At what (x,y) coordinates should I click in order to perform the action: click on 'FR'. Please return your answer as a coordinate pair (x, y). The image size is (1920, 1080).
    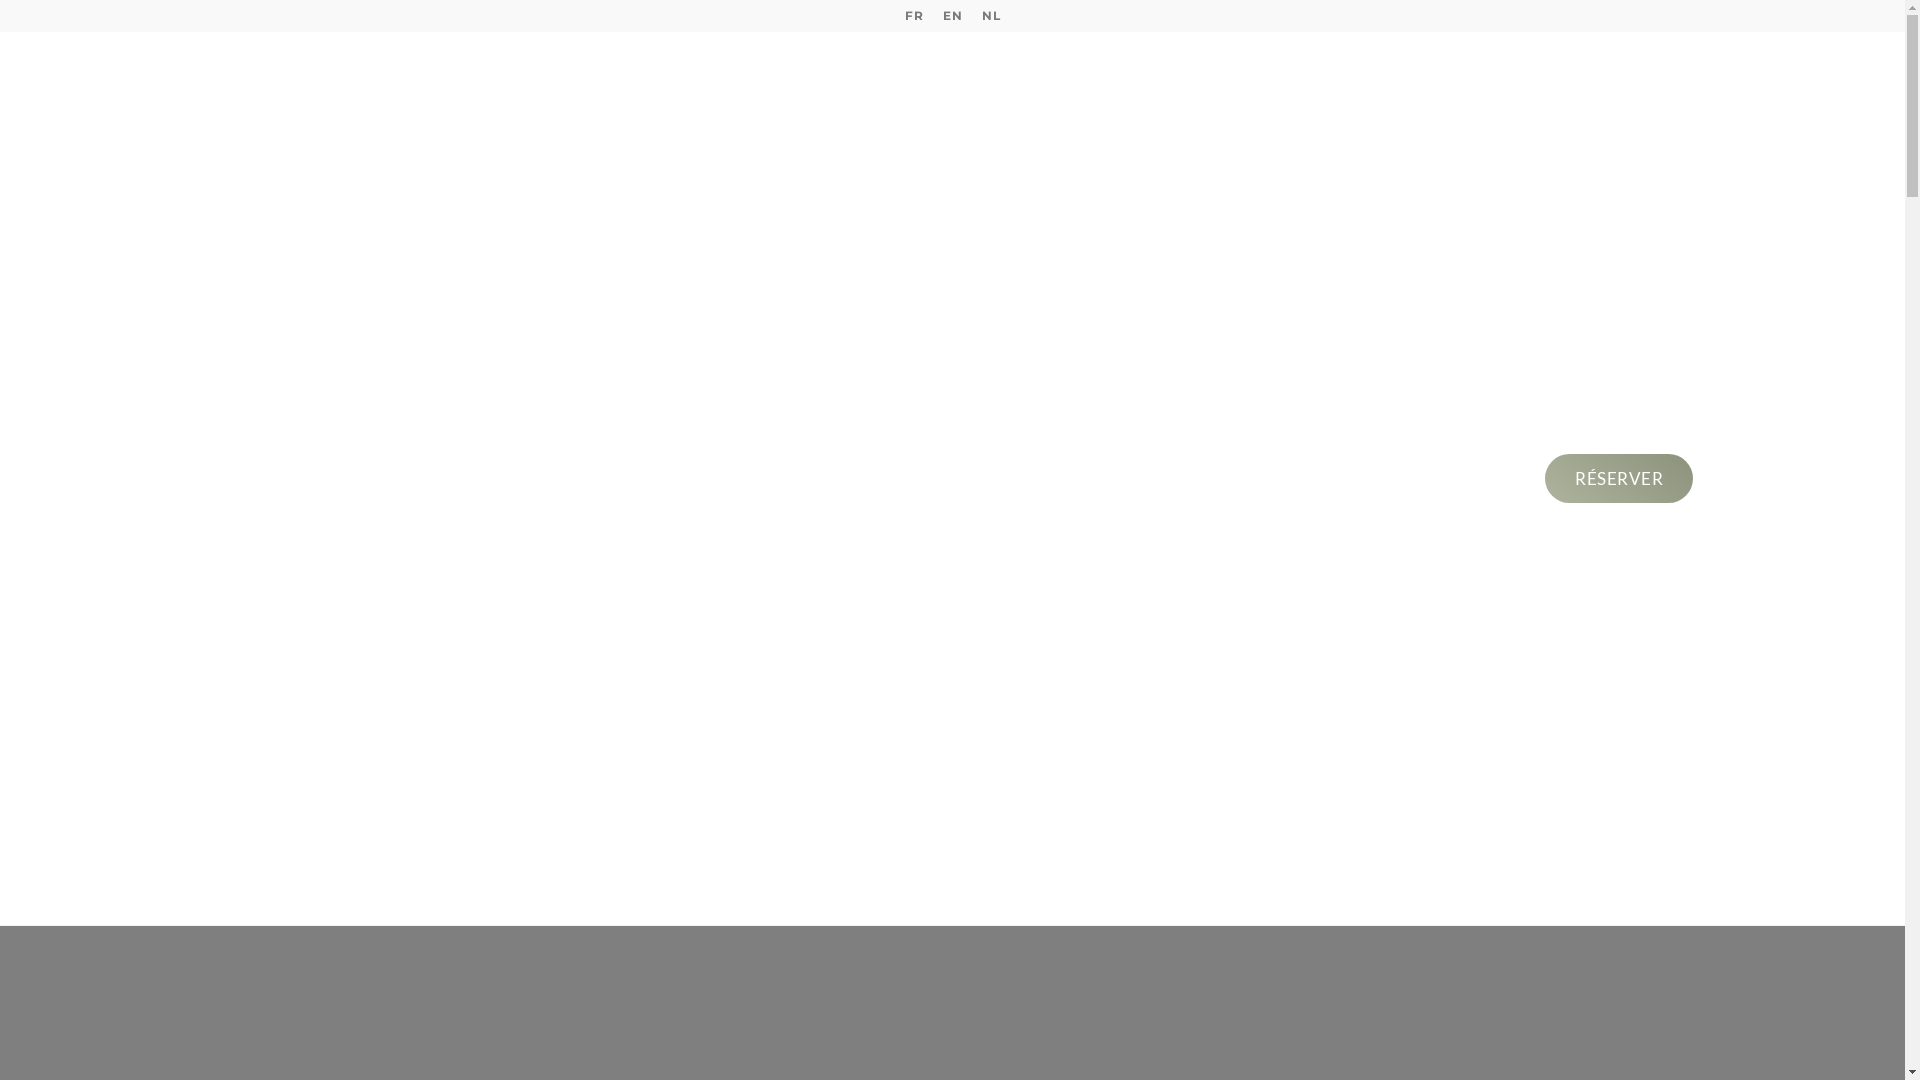
    Looking at the image, I should click on (912, 15).